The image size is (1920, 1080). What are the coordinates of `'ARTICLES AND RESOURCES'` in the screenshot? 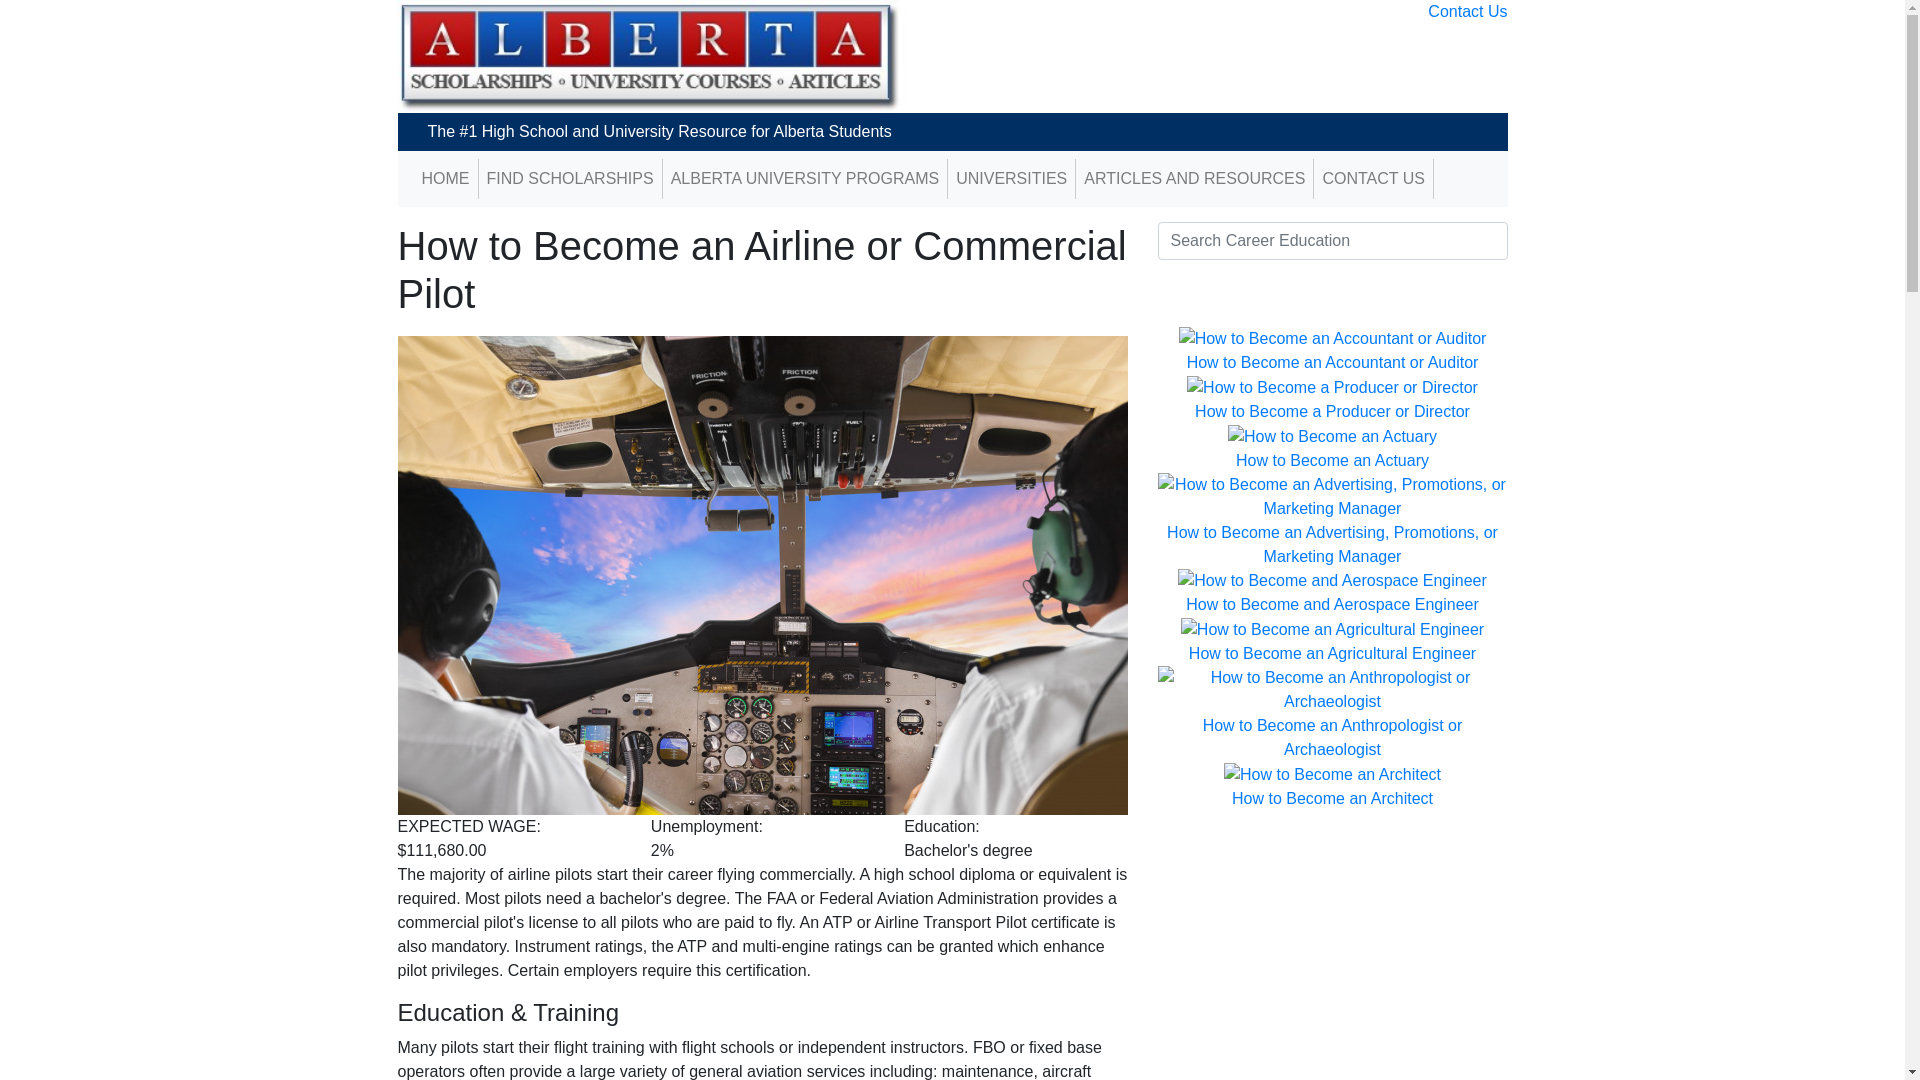 It's located at (1194, 177).